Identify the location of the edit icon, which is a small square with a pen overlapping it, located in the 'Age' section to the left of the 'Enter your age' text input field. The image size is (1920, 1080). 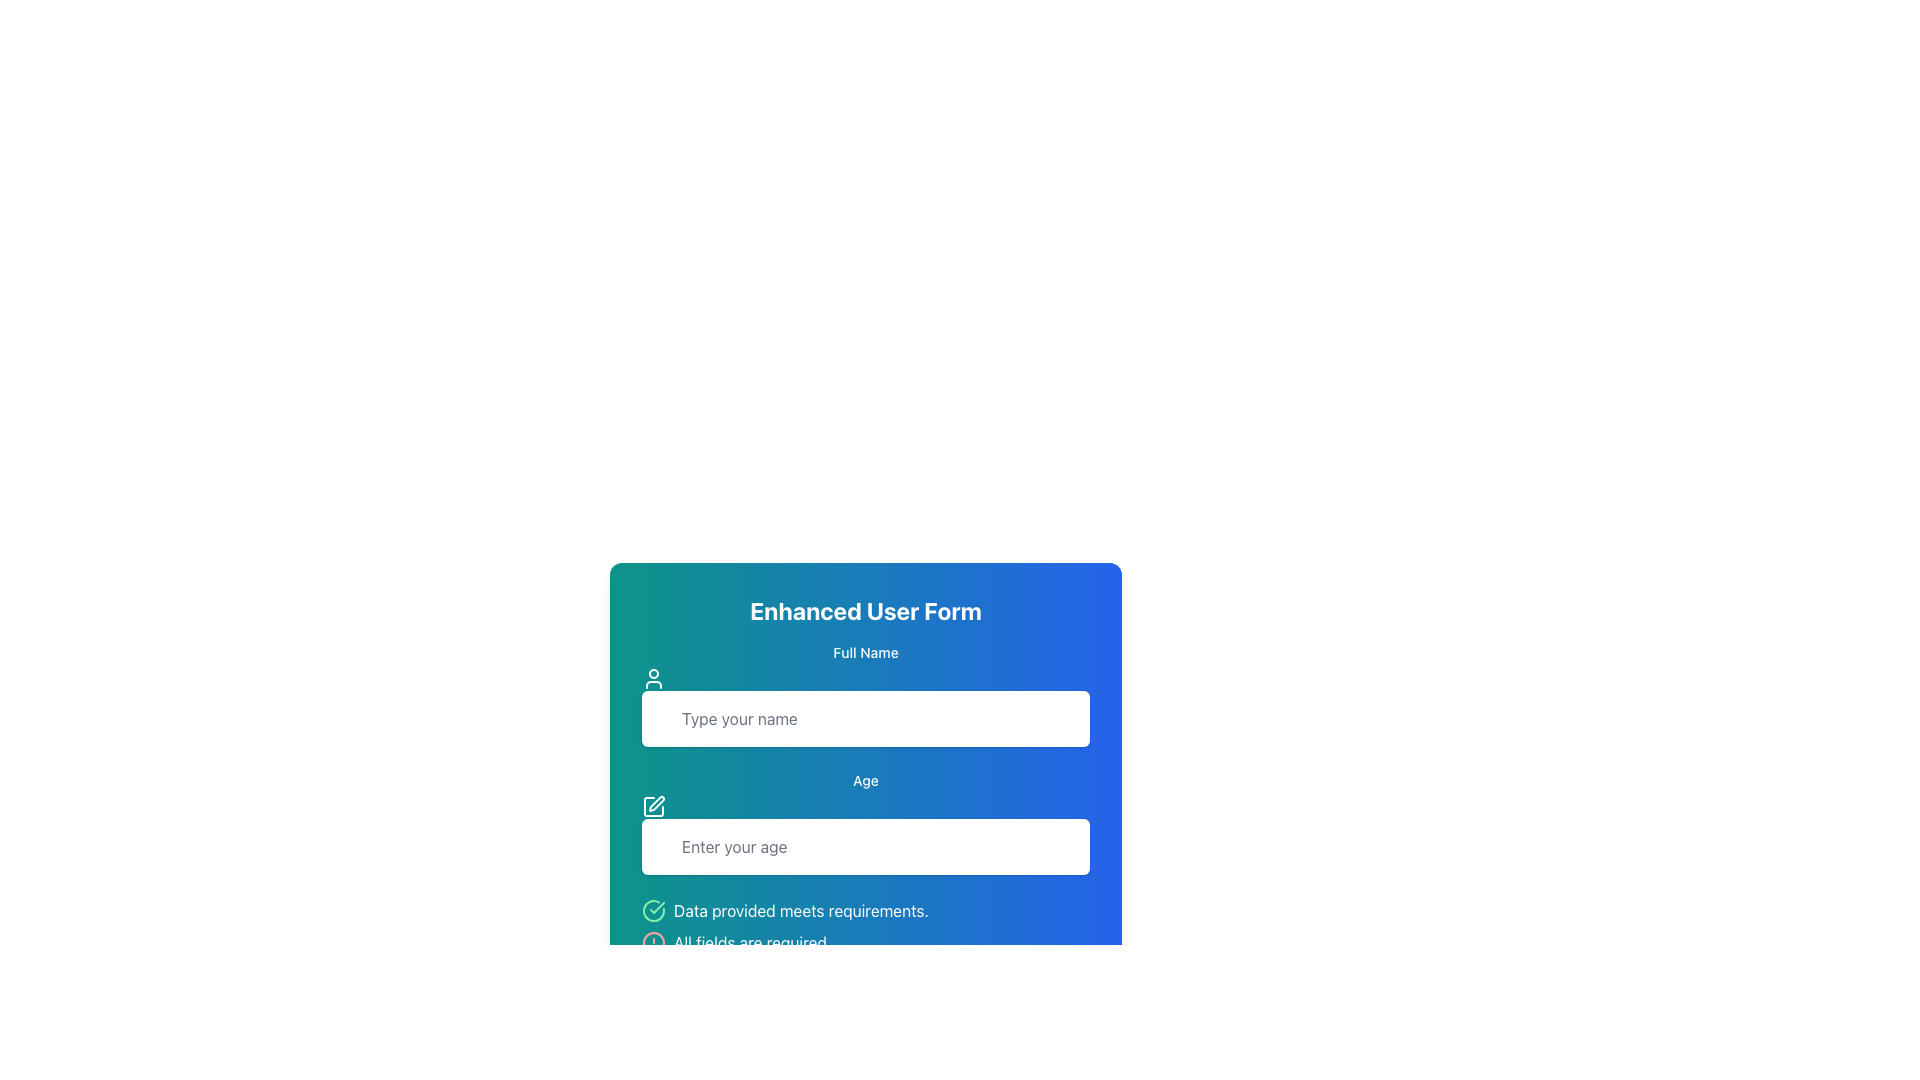
(653, 805).